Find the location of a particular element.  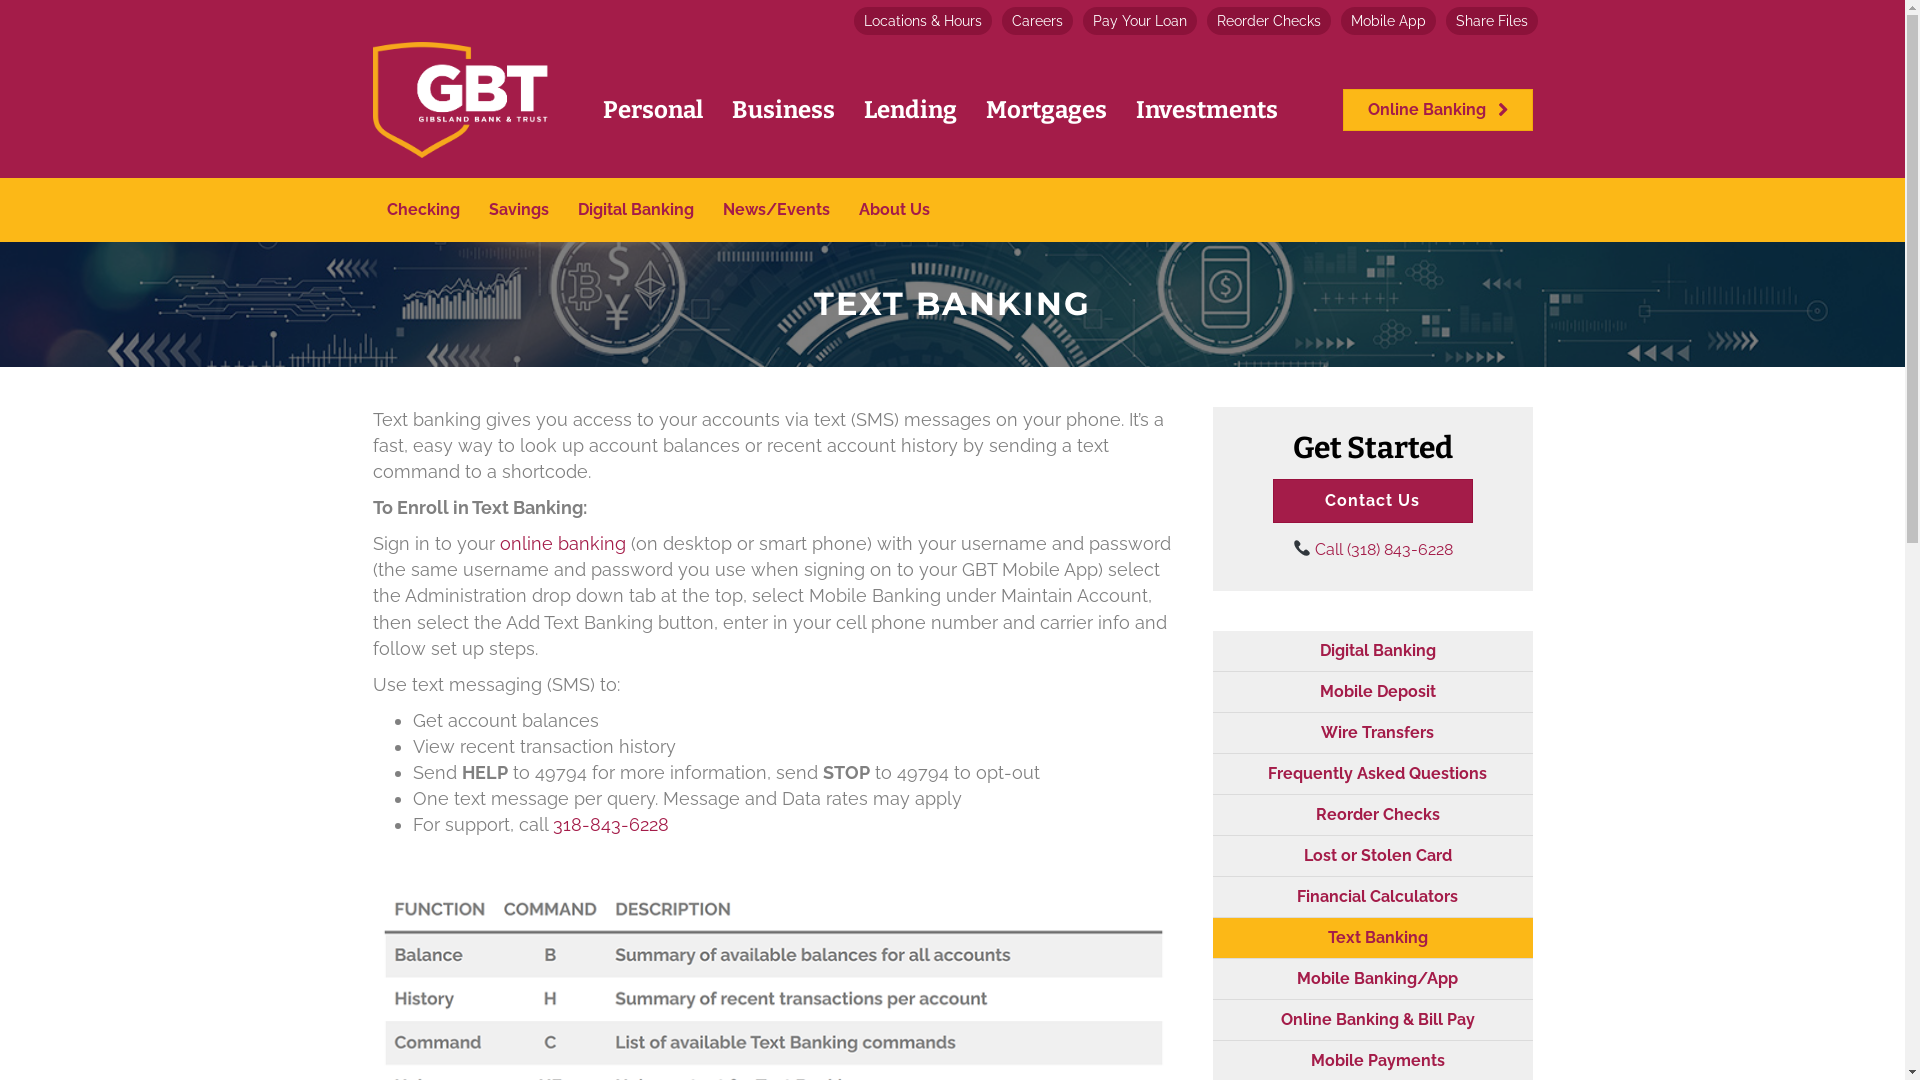

'Pay Your Loan' is located at coordinates (1138, 20).